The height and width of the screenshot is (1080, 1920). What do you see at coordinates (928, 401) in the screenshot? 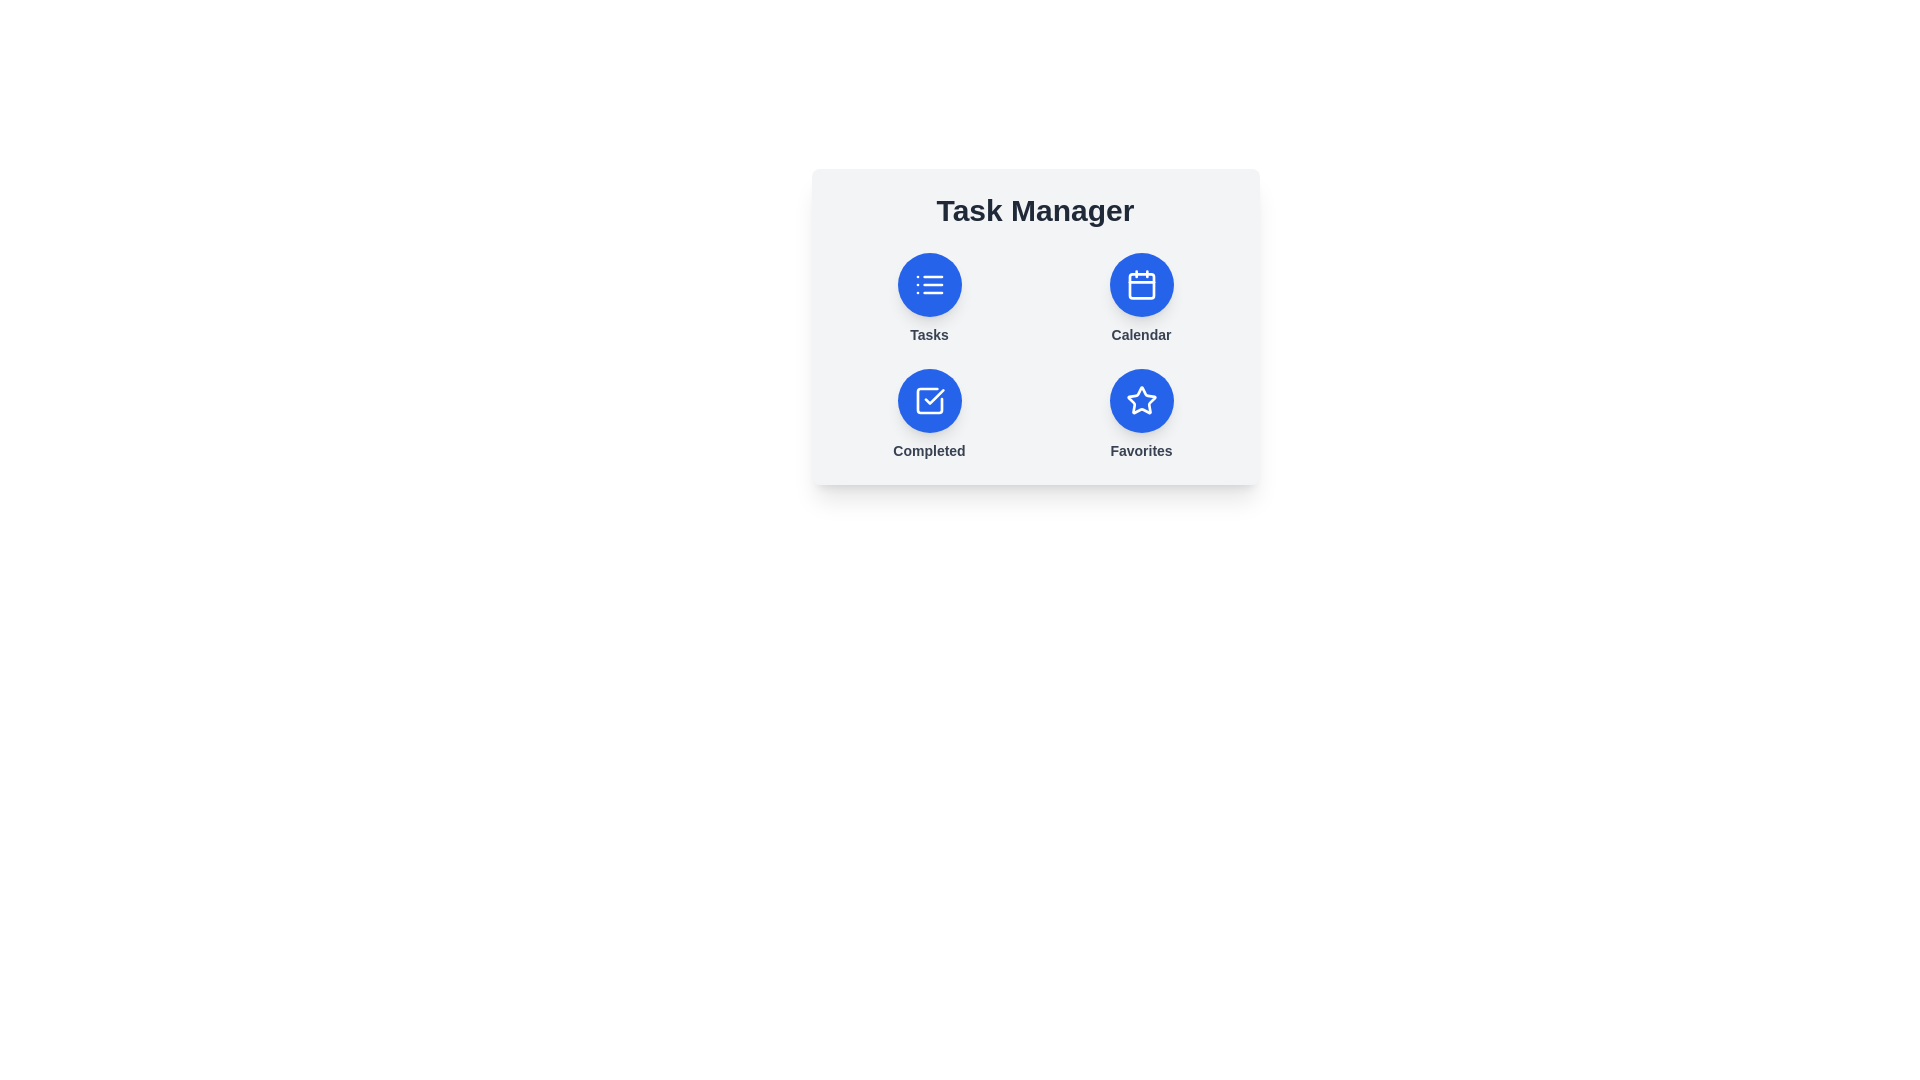
I see `the 'Completed' icon button located in the bottom-left quadrant of the four-icon grid layout` at bounding box center [928, 401].